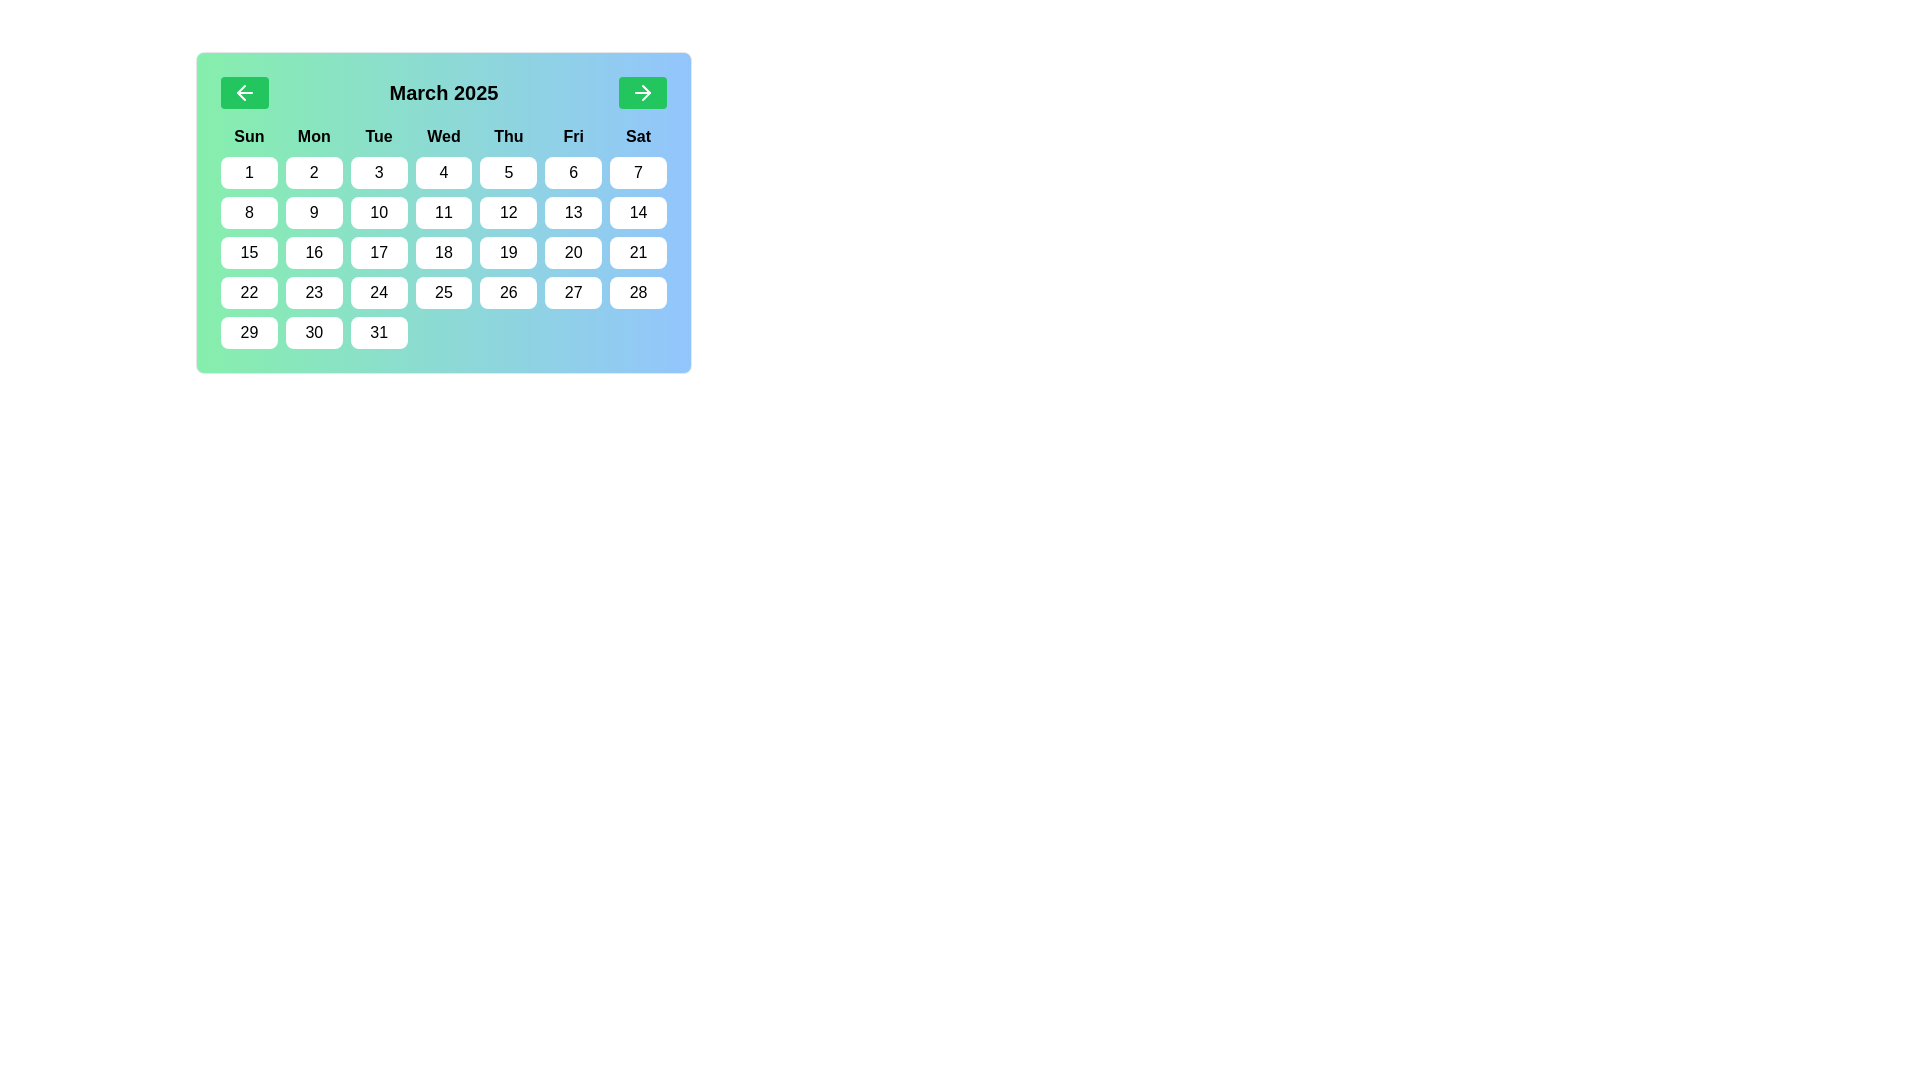 The width and height of the screenshot is (1920, 1080). What do you see at coordinates (572, 252) in the screenshot?
I see `the button that represents the date '20' in the calendar located in the sixth column of the fifth row, below the header 'Fri'` at bounding box center [572, 252].